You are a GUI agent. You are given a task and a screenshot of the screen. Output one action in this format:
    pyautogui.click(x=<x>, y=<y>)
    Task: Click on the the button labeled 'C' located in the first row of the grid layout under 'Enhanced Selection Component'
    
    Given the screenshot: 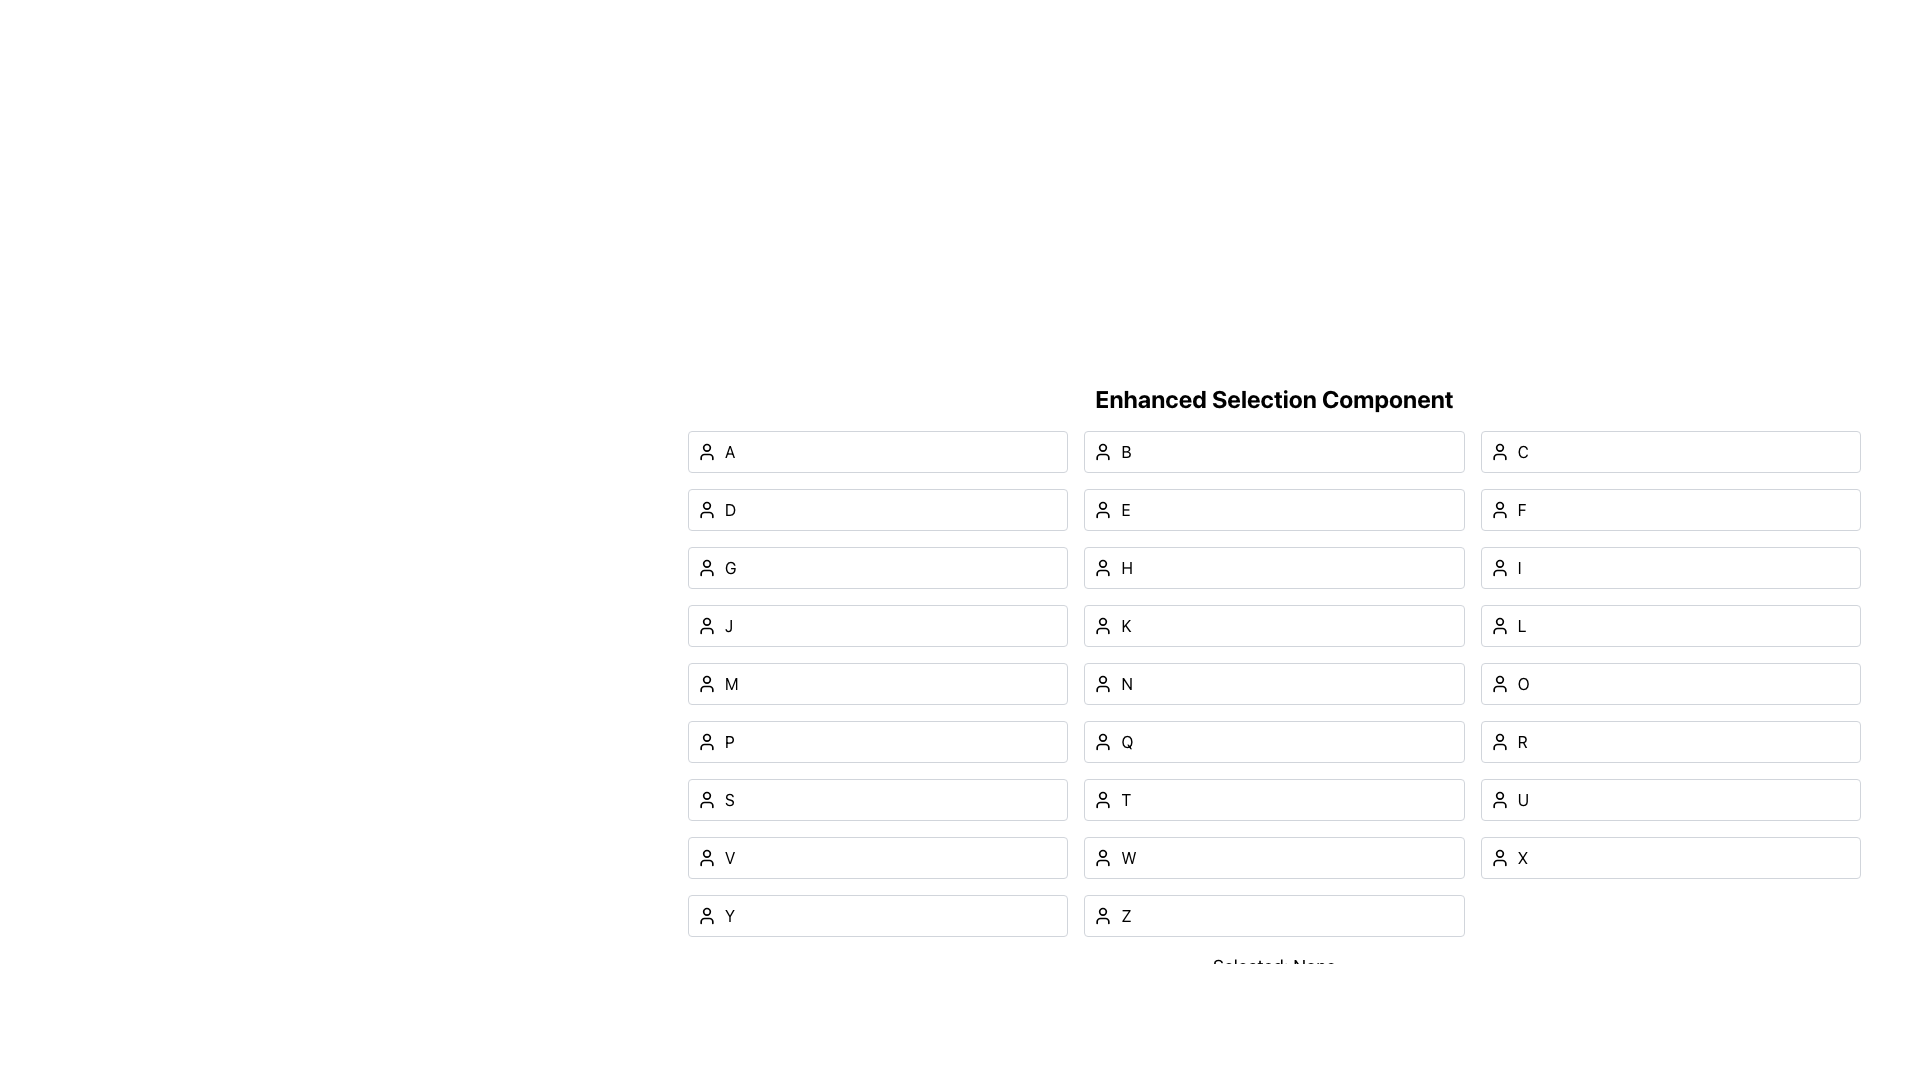 What is the action you would take?
    pyautogui.click(x=1670, y=451)
    